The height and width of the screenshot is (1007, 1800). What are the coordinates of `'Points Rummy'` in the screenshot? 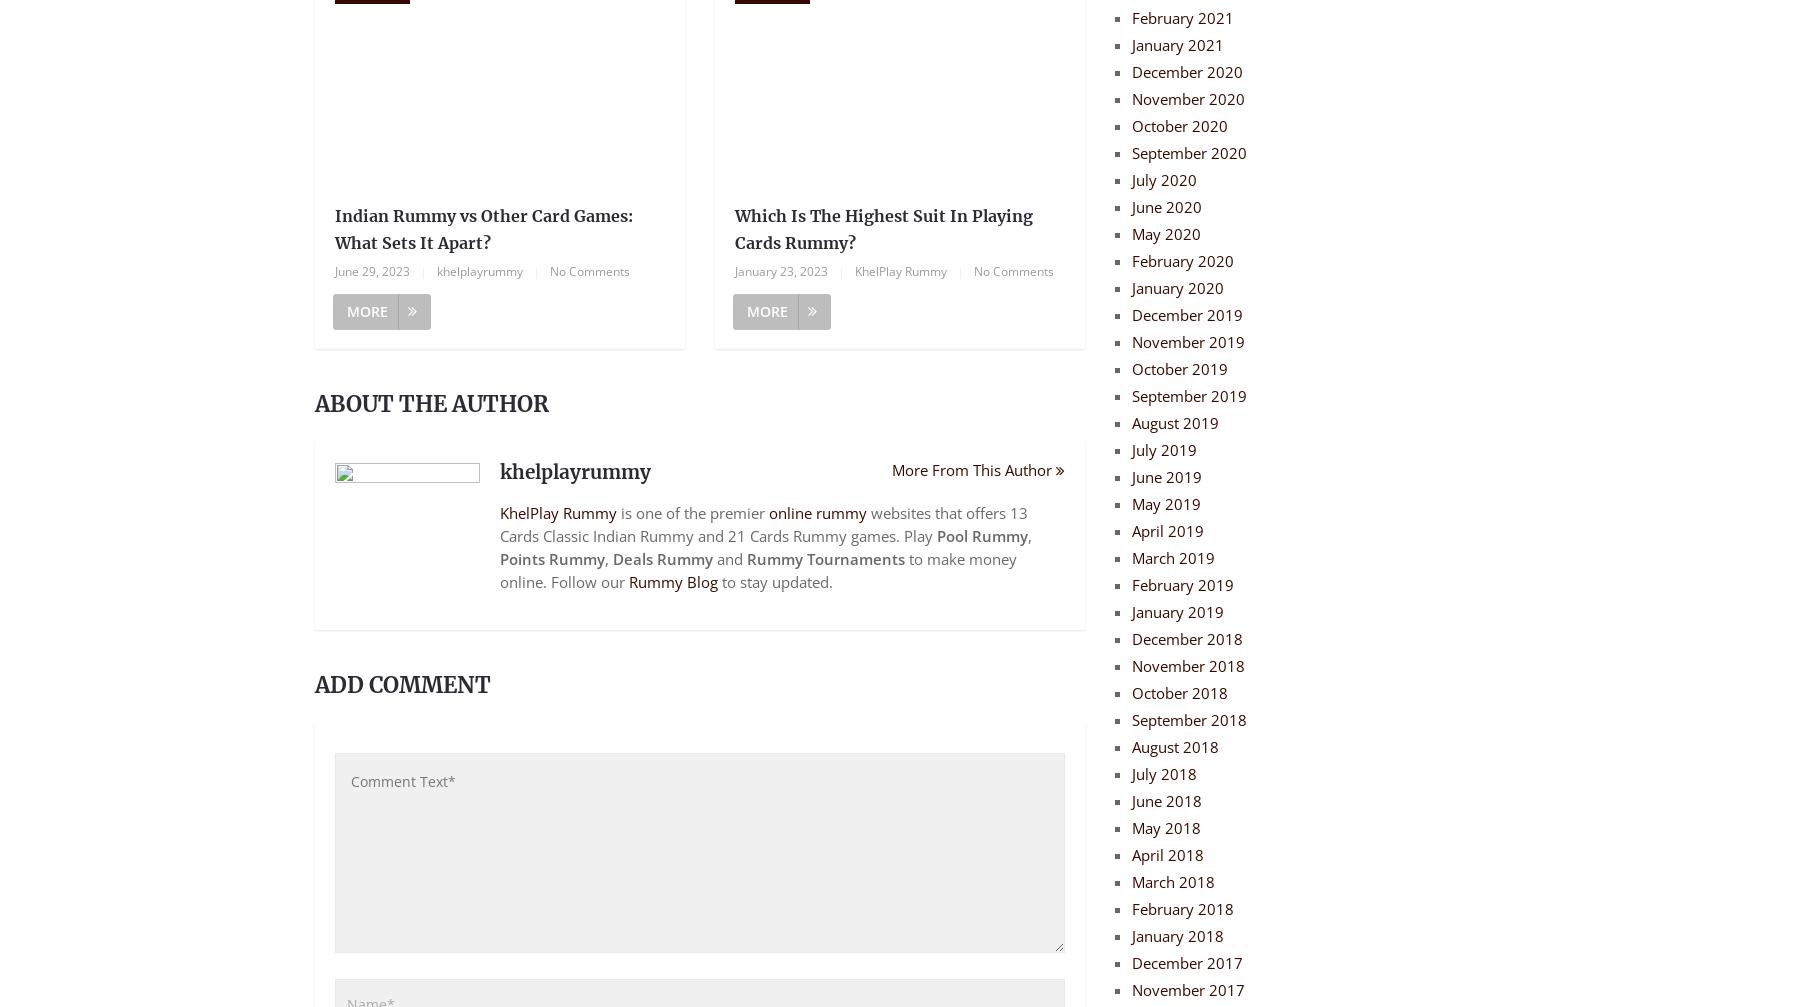 It's located at (551, 557).